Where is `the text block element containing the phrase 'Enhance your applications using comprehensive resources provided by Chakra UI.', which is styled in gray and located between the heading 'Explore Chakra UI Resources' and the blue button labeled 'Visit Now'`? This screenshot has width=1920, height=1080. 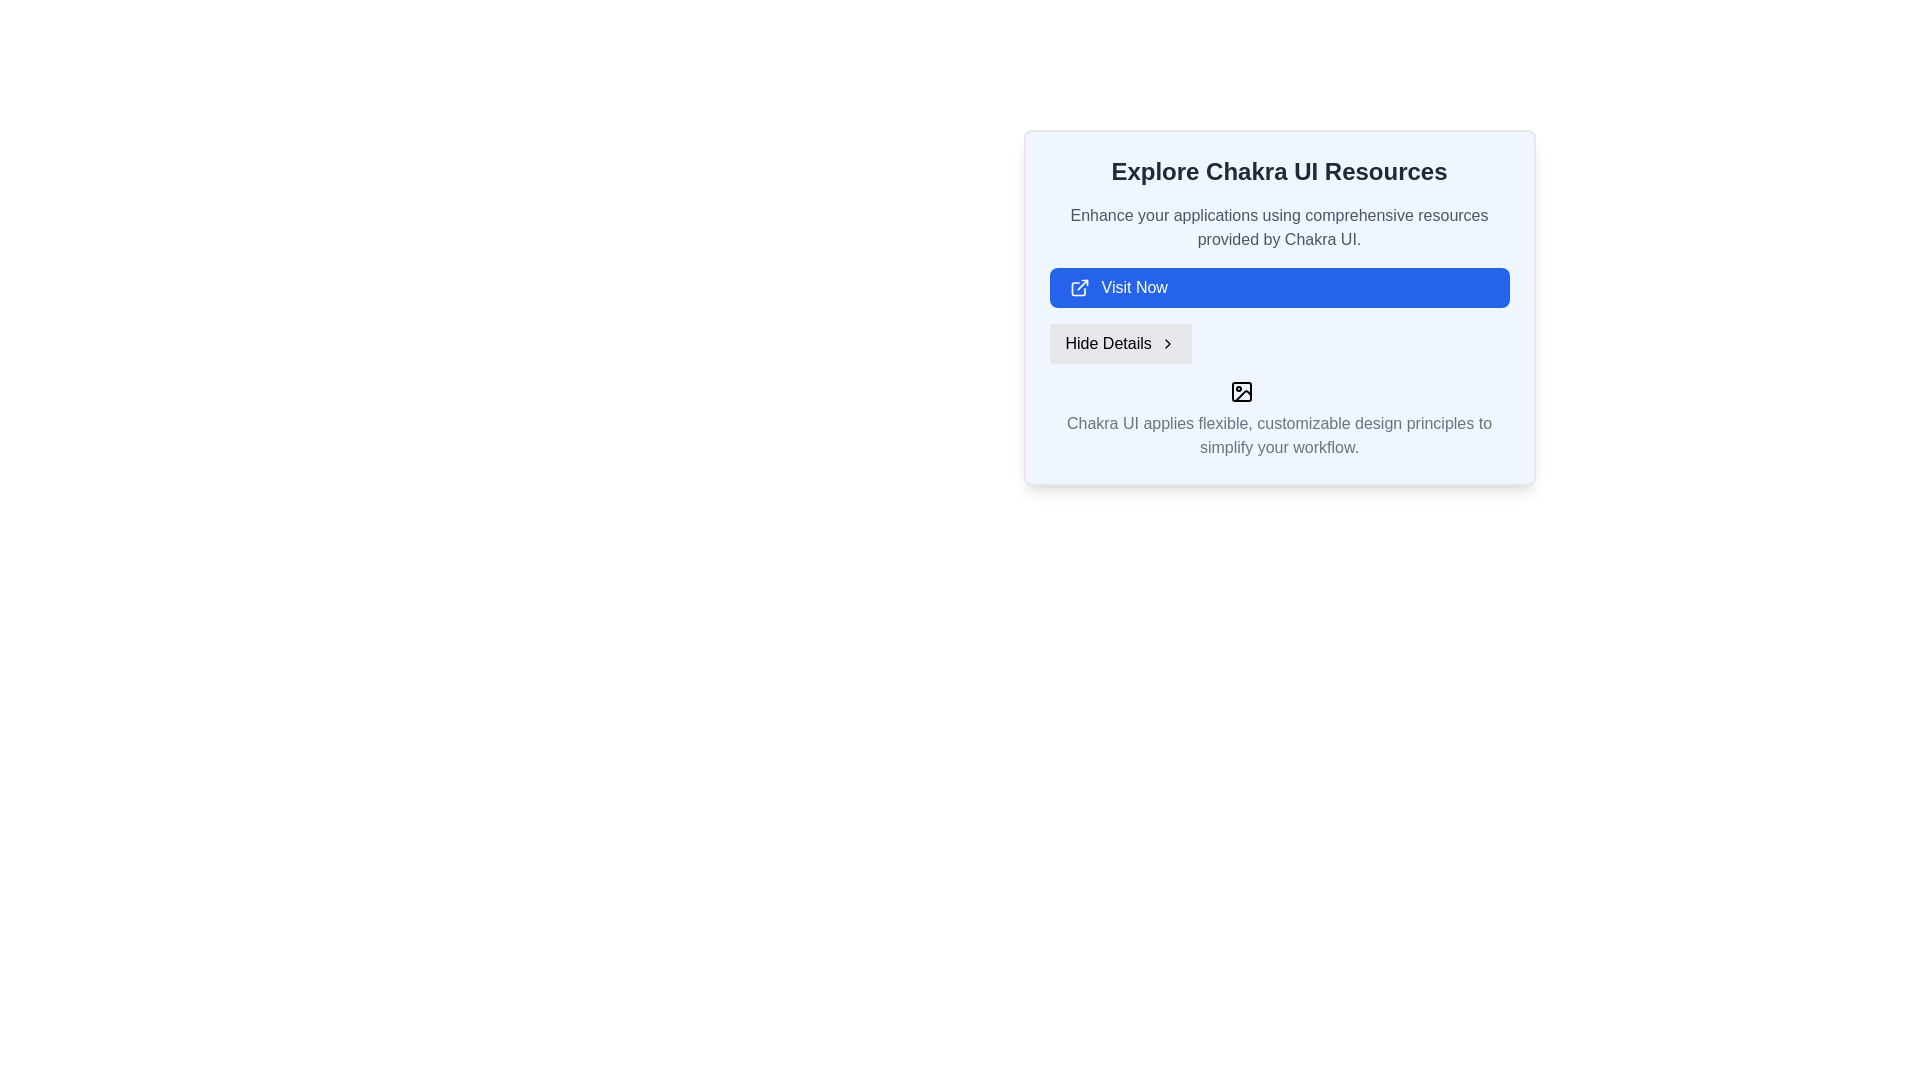 the text block element containing the phrase 'Enhance your applications using comprehensive resources provided by Chakra UI.', which is styled in gray and located between the heading 'Explore Chakra UI Resources' and the blue button labeled 'Visit Now' is located at coordinates (1278, 226).